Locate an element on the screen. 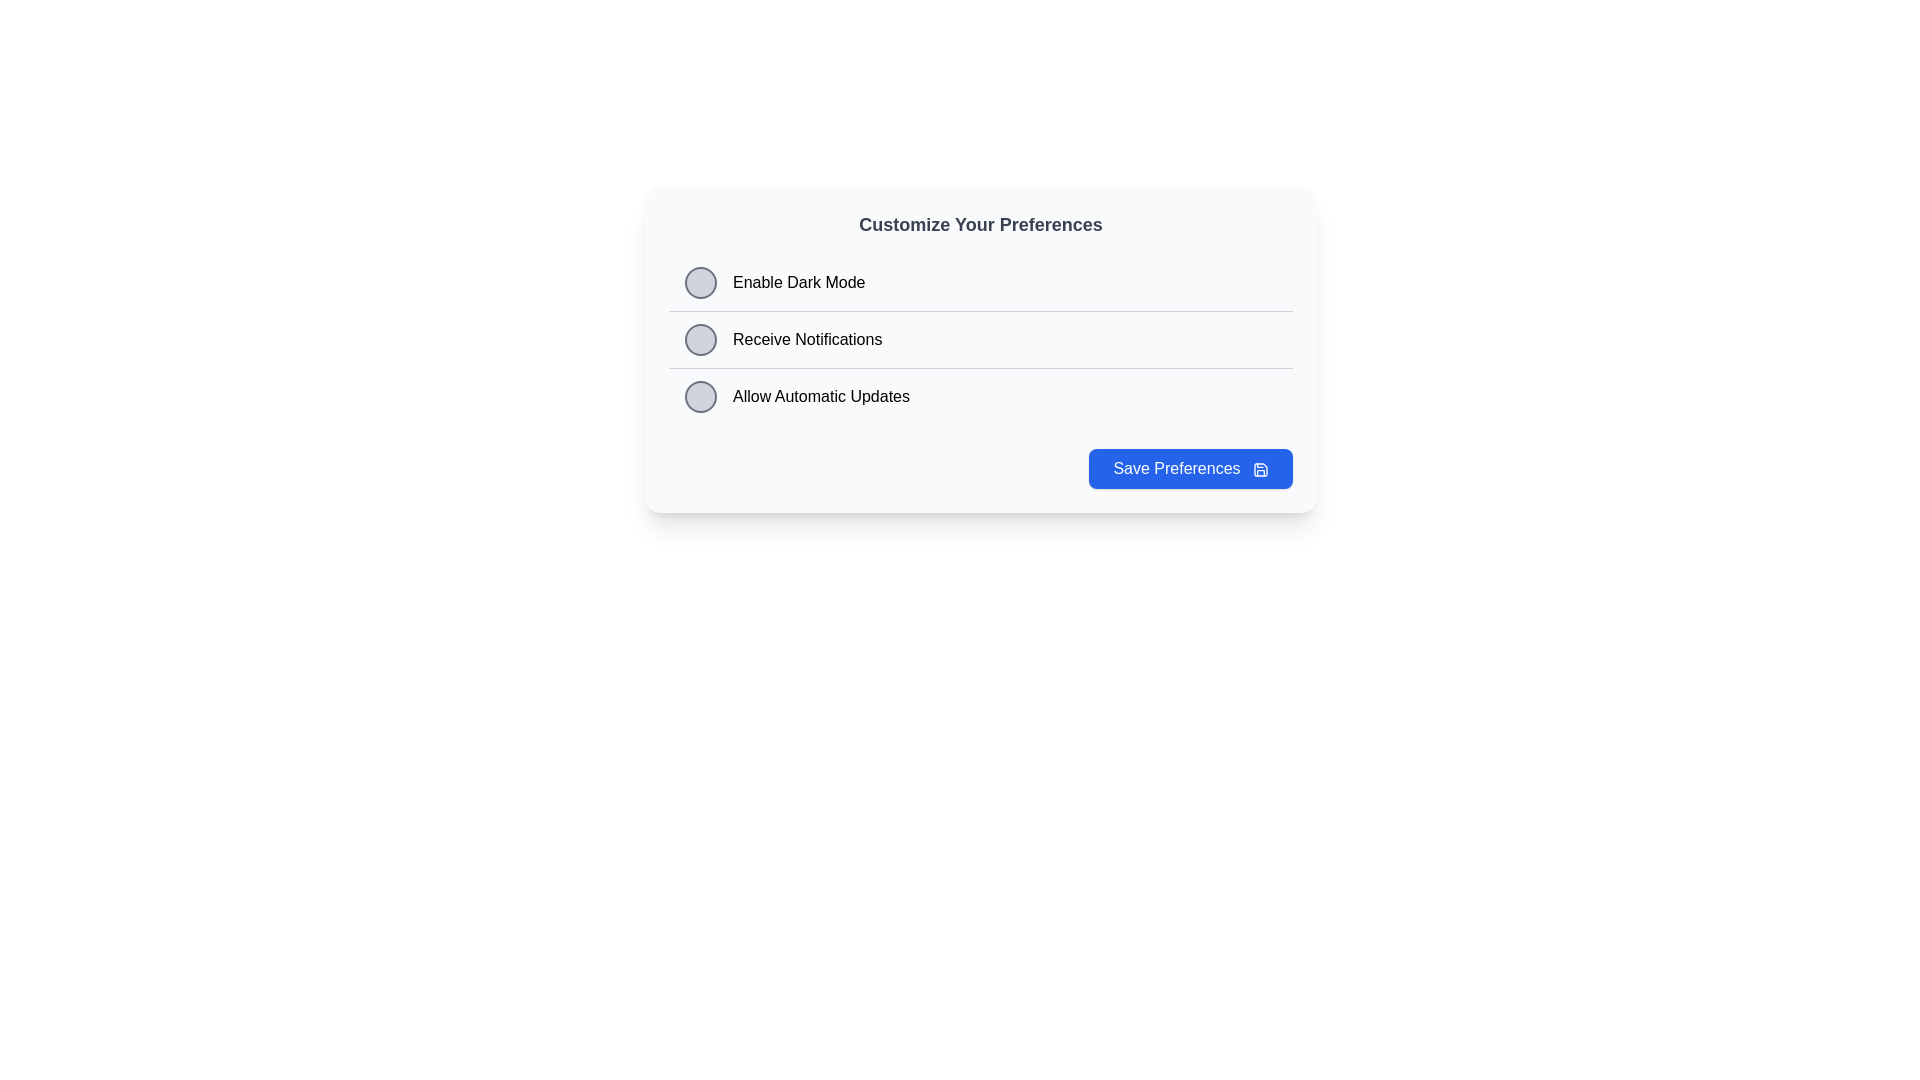 The height and width of the screenshot is (1080, 1920). the Toggle option for automatic updates, which is the third item in the vertical list under 'Customize Your Preferences' is located at coordinates (796, 397).